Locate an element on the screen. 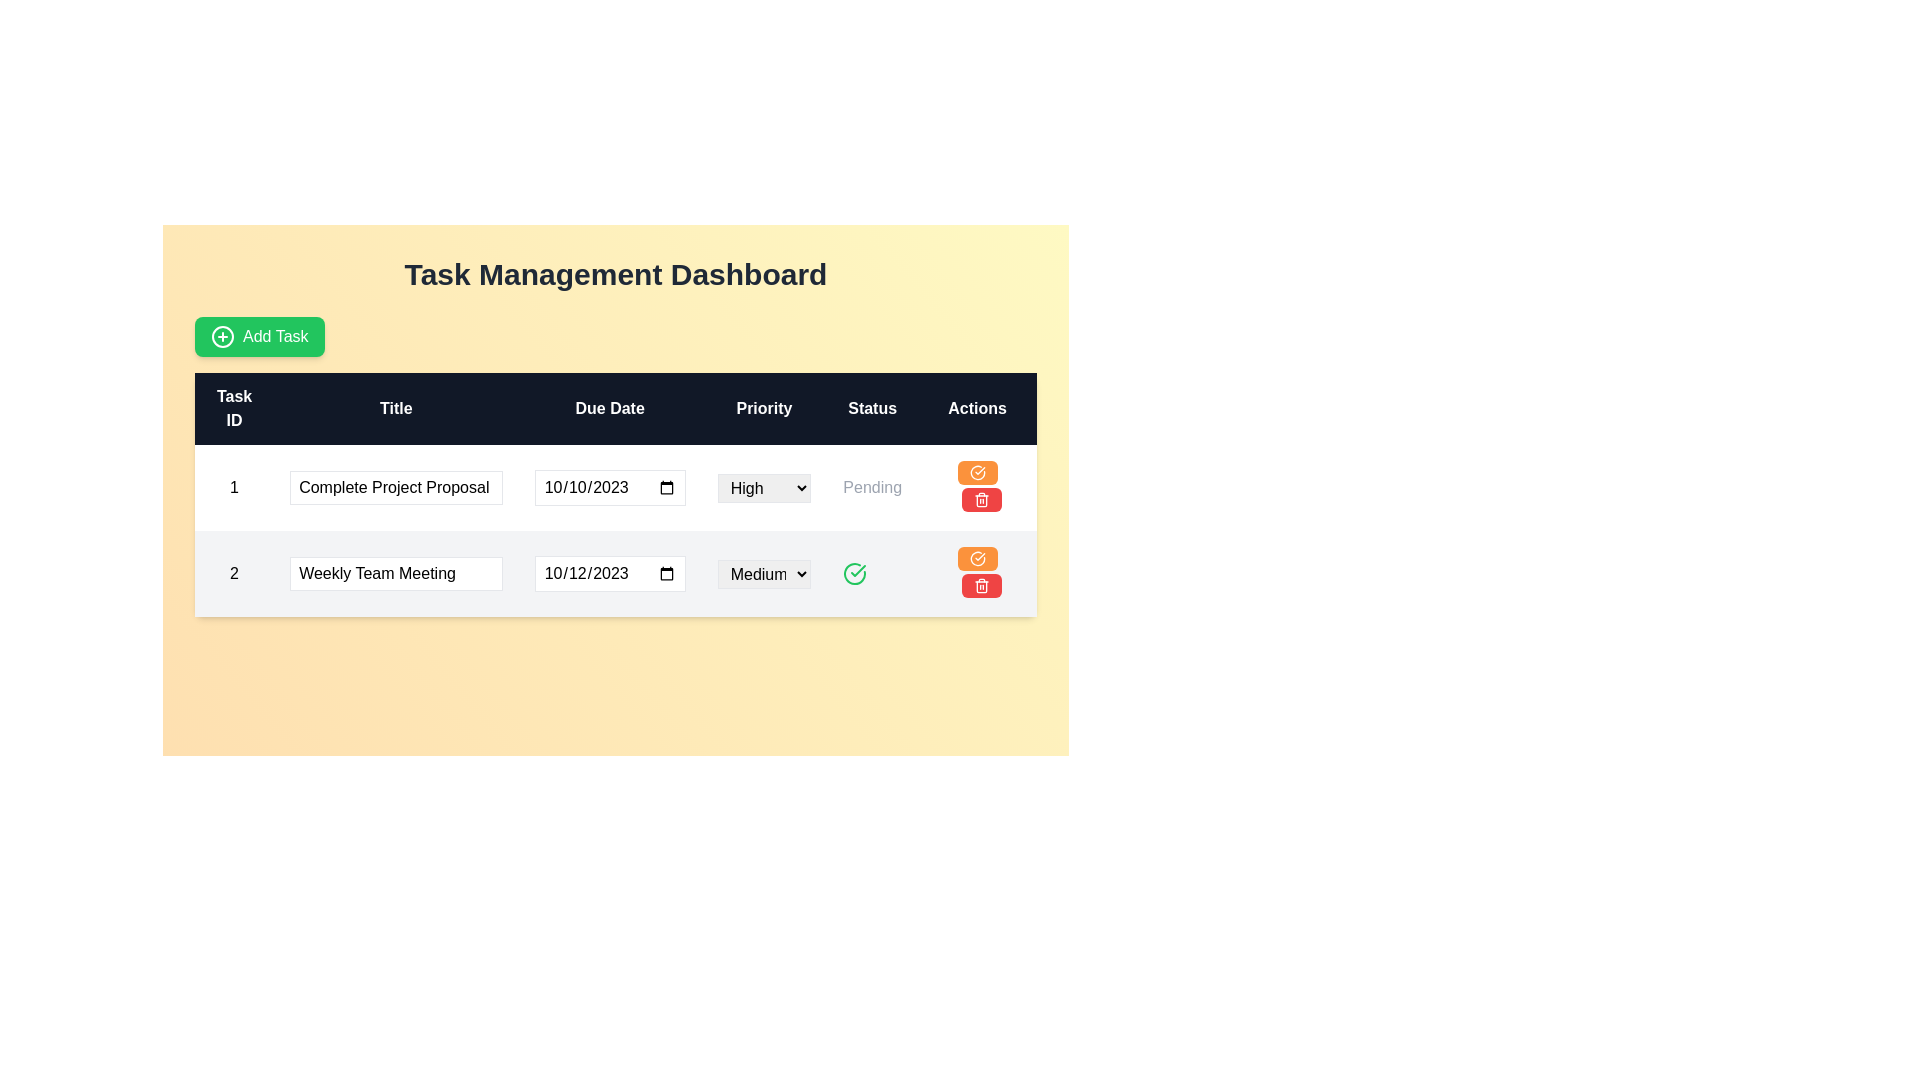  the dropdown input field displaying 'High' in the 'Priority' column of the task management table to activate it is located at coordinates (763, 488).